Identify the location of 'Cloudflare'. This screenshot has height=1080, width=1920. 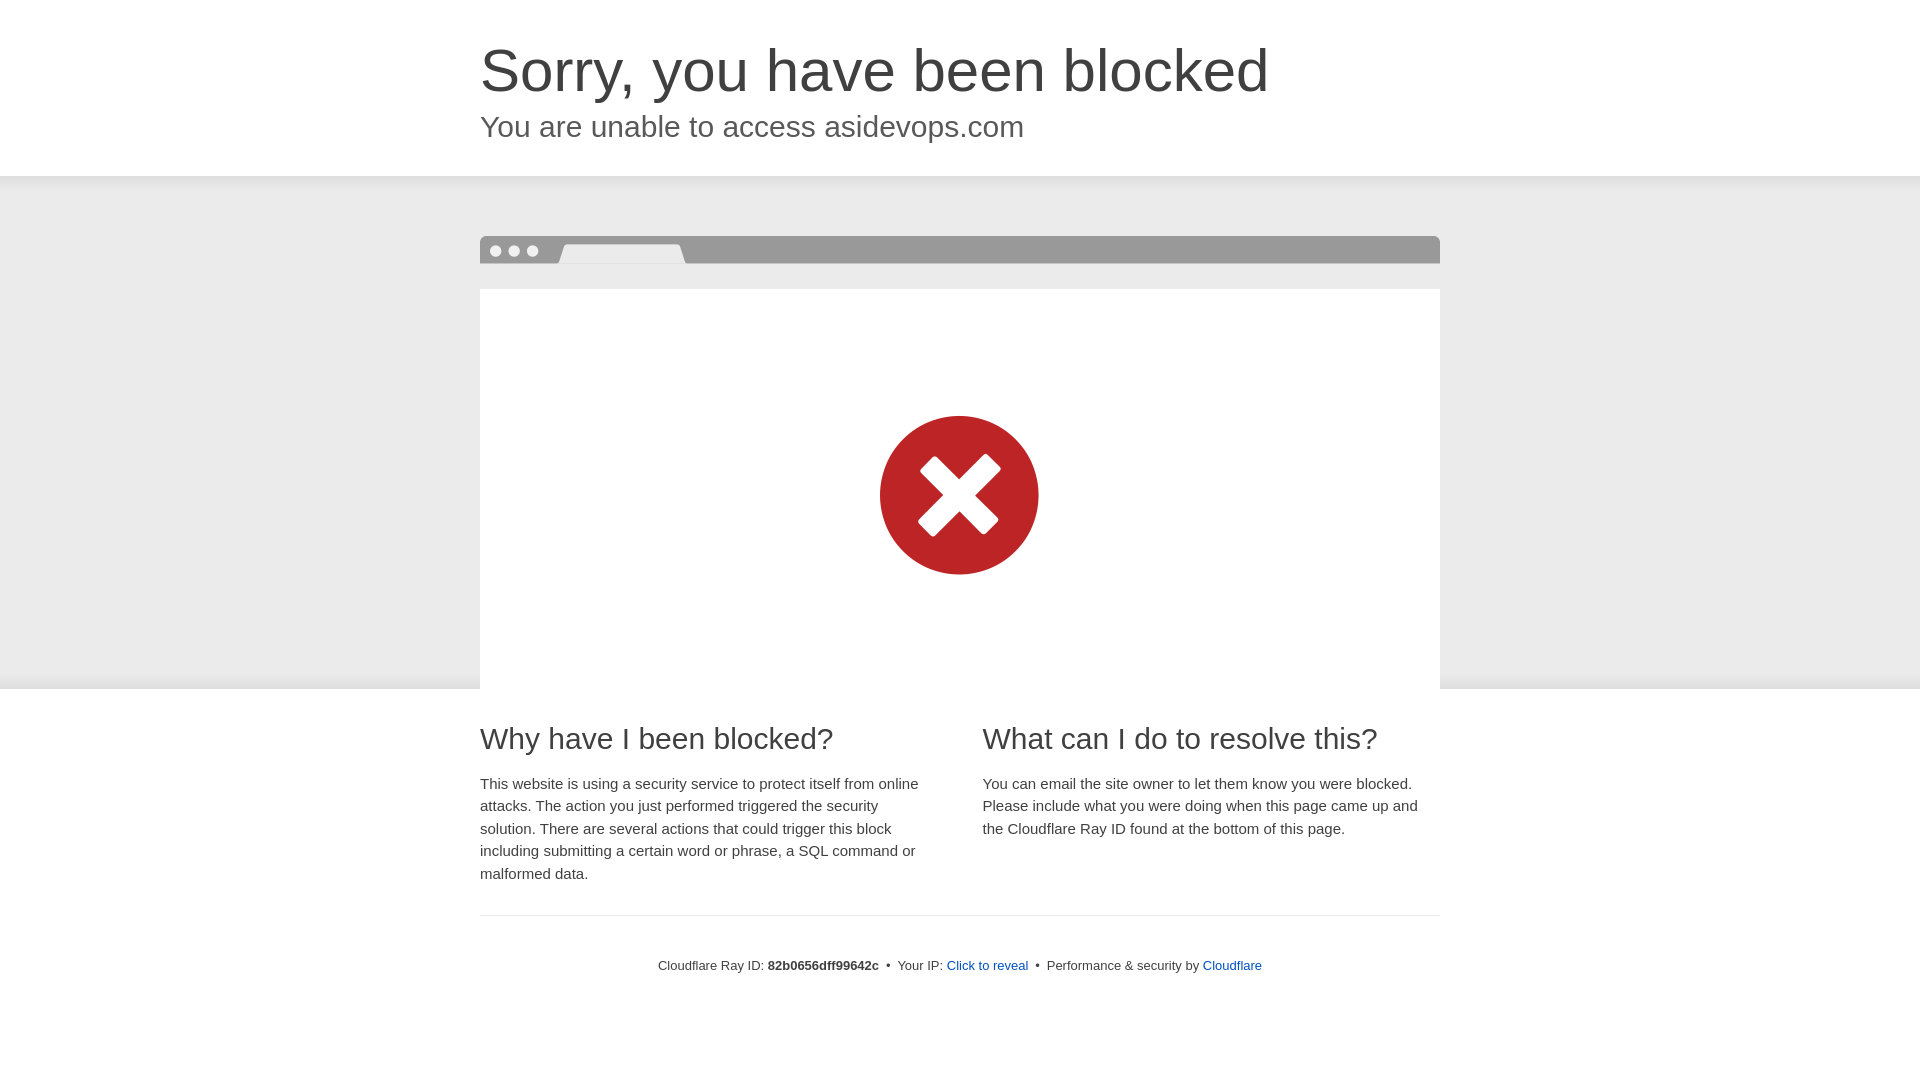
(1231, 964).